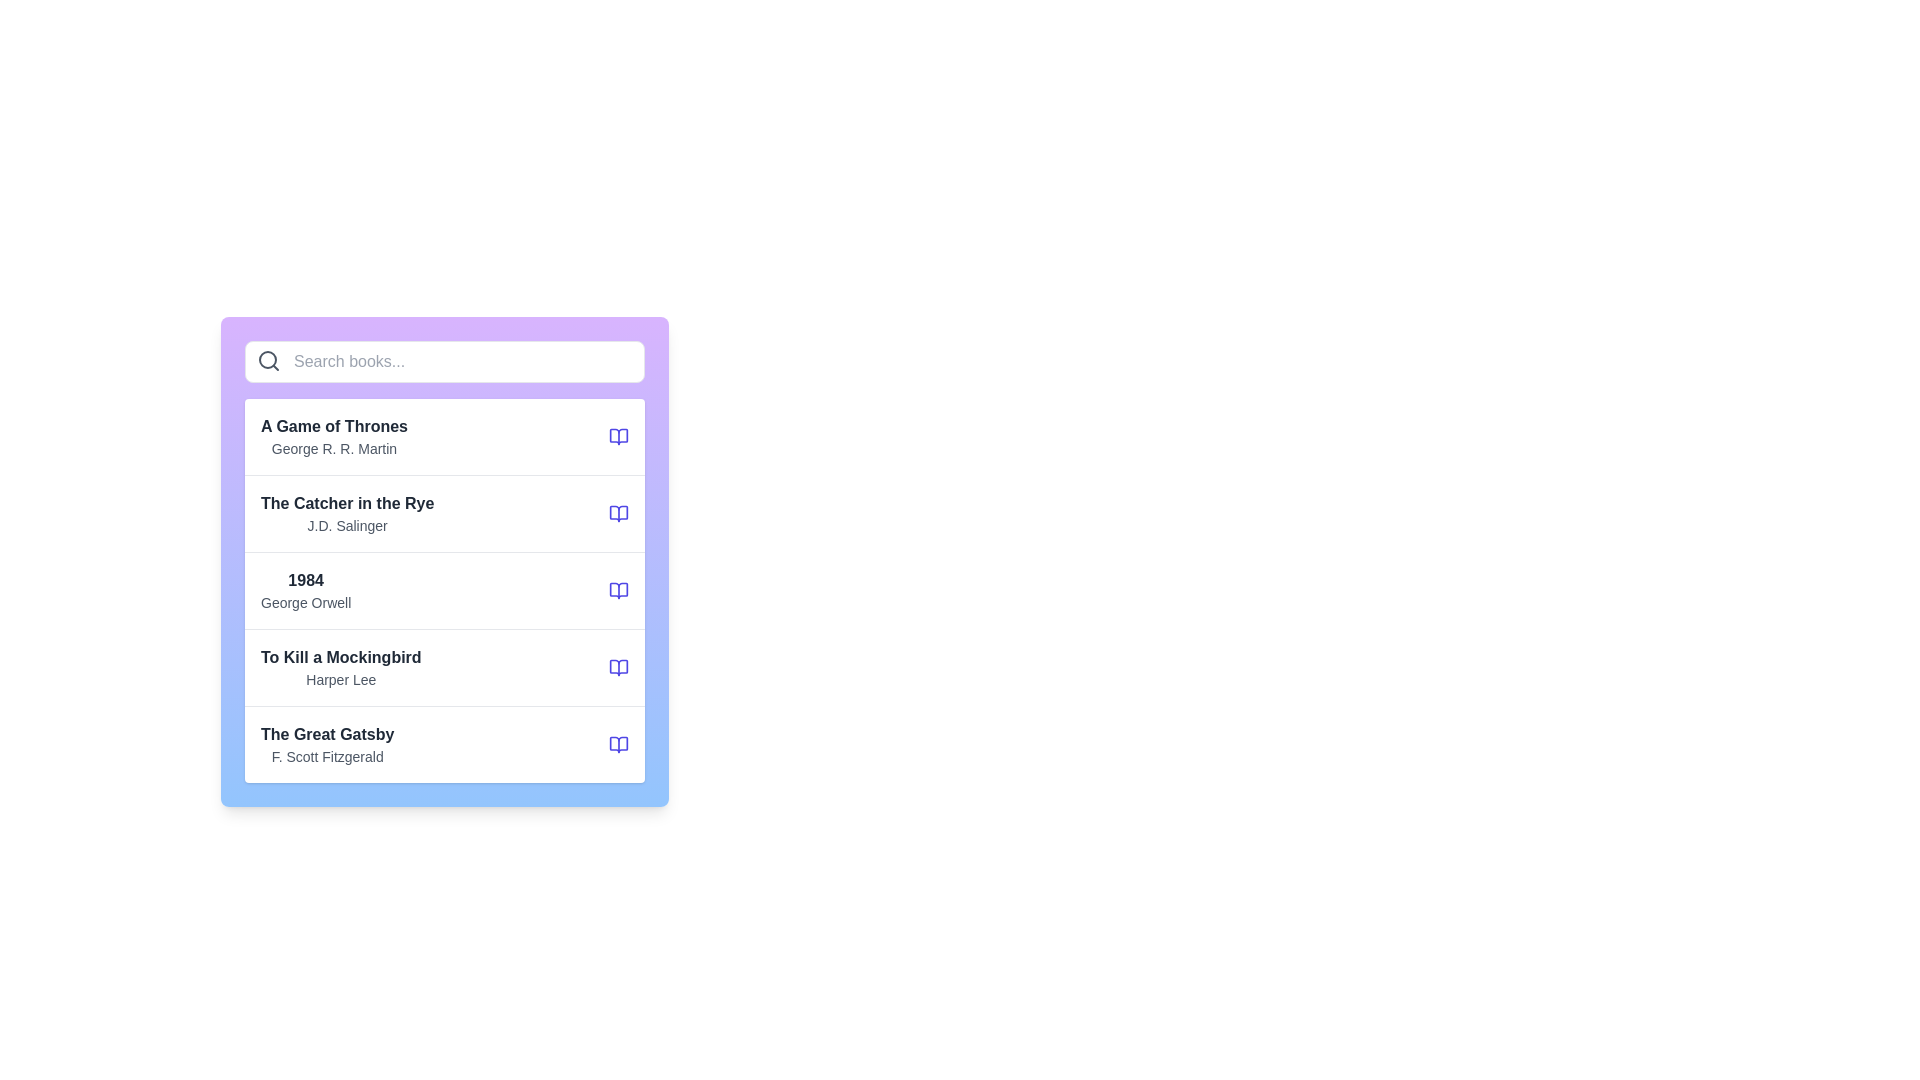 The width and height of the screenshot is (1920, 1080). What do you see at coordinates (618, 512) in the screenshot?
I see `the SVG icon styled as an open book, which is indigo colored with a stroke outline and located to the right of the text 'The Catcher in the Rye'` at bounding box center [618, 512].